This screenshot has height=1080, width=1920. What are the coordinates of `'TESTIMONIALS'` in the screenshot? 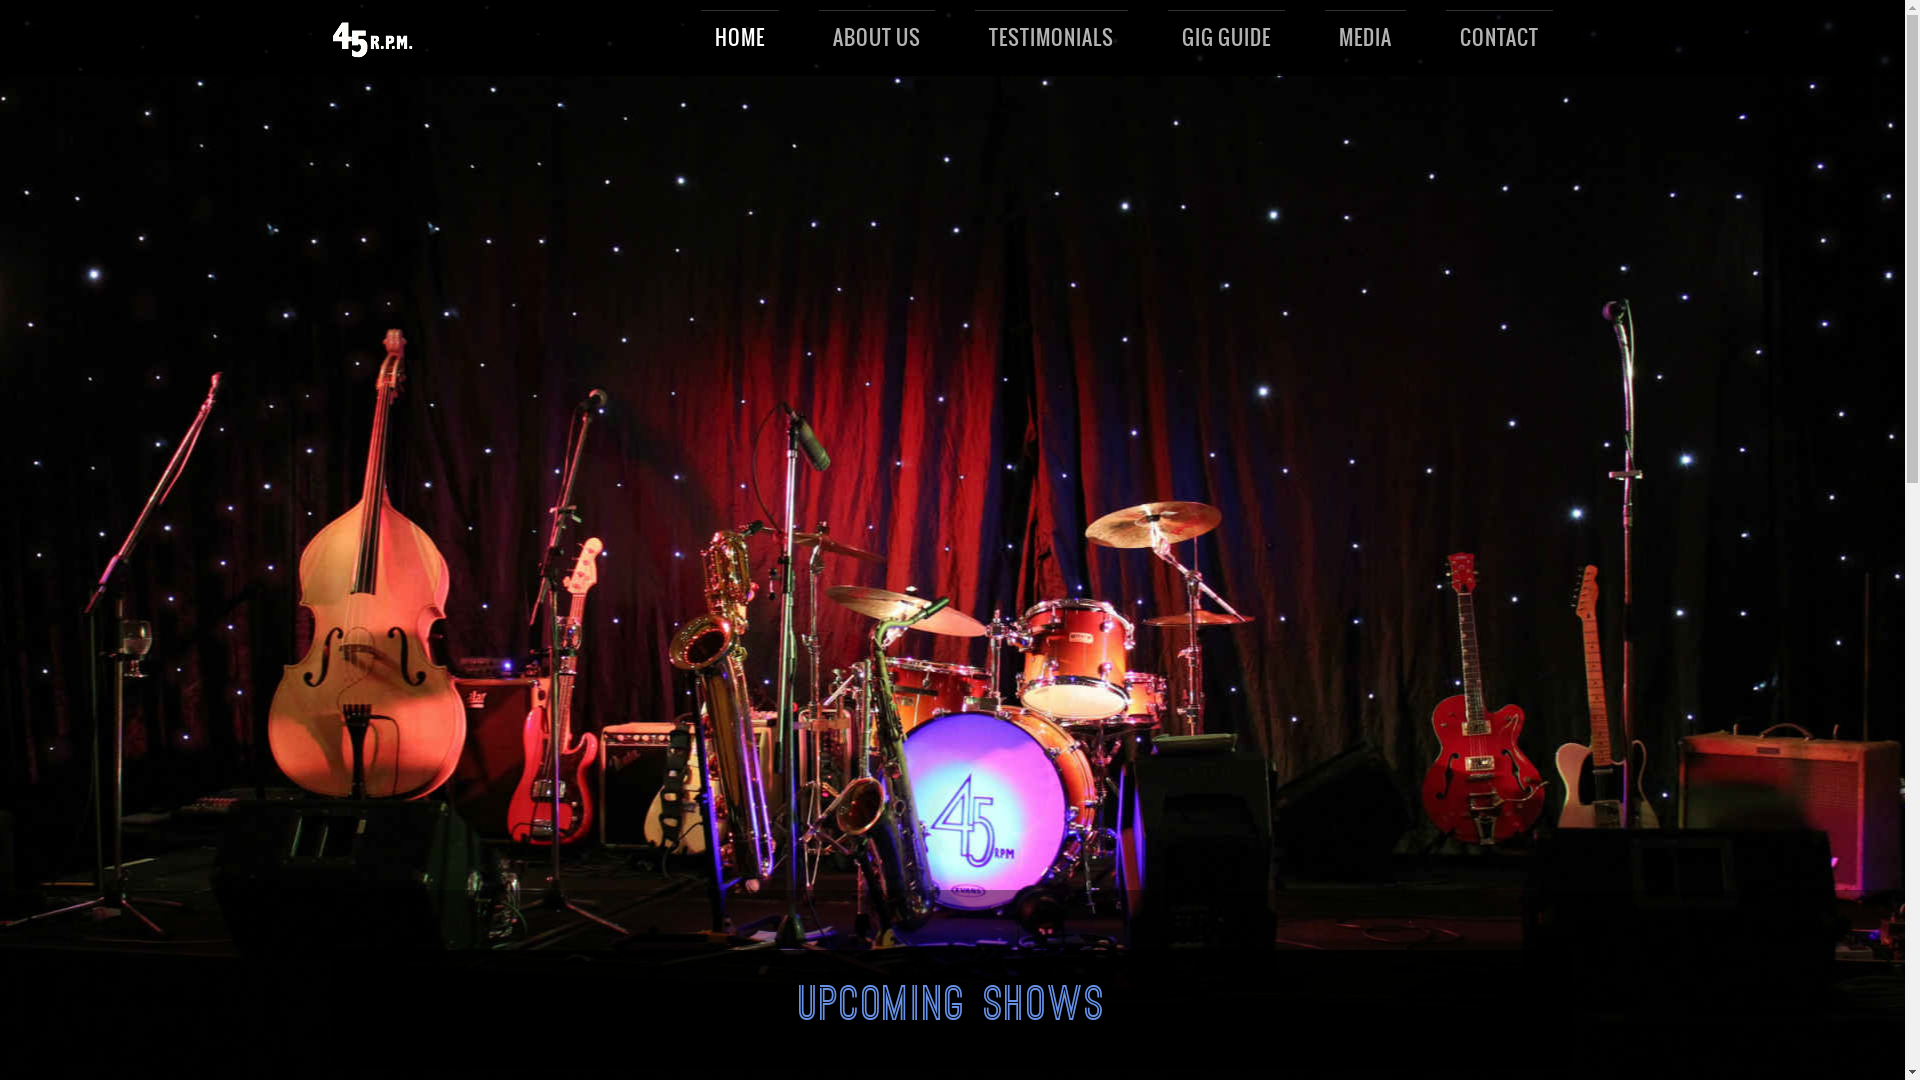 It's located at (1050, 38).